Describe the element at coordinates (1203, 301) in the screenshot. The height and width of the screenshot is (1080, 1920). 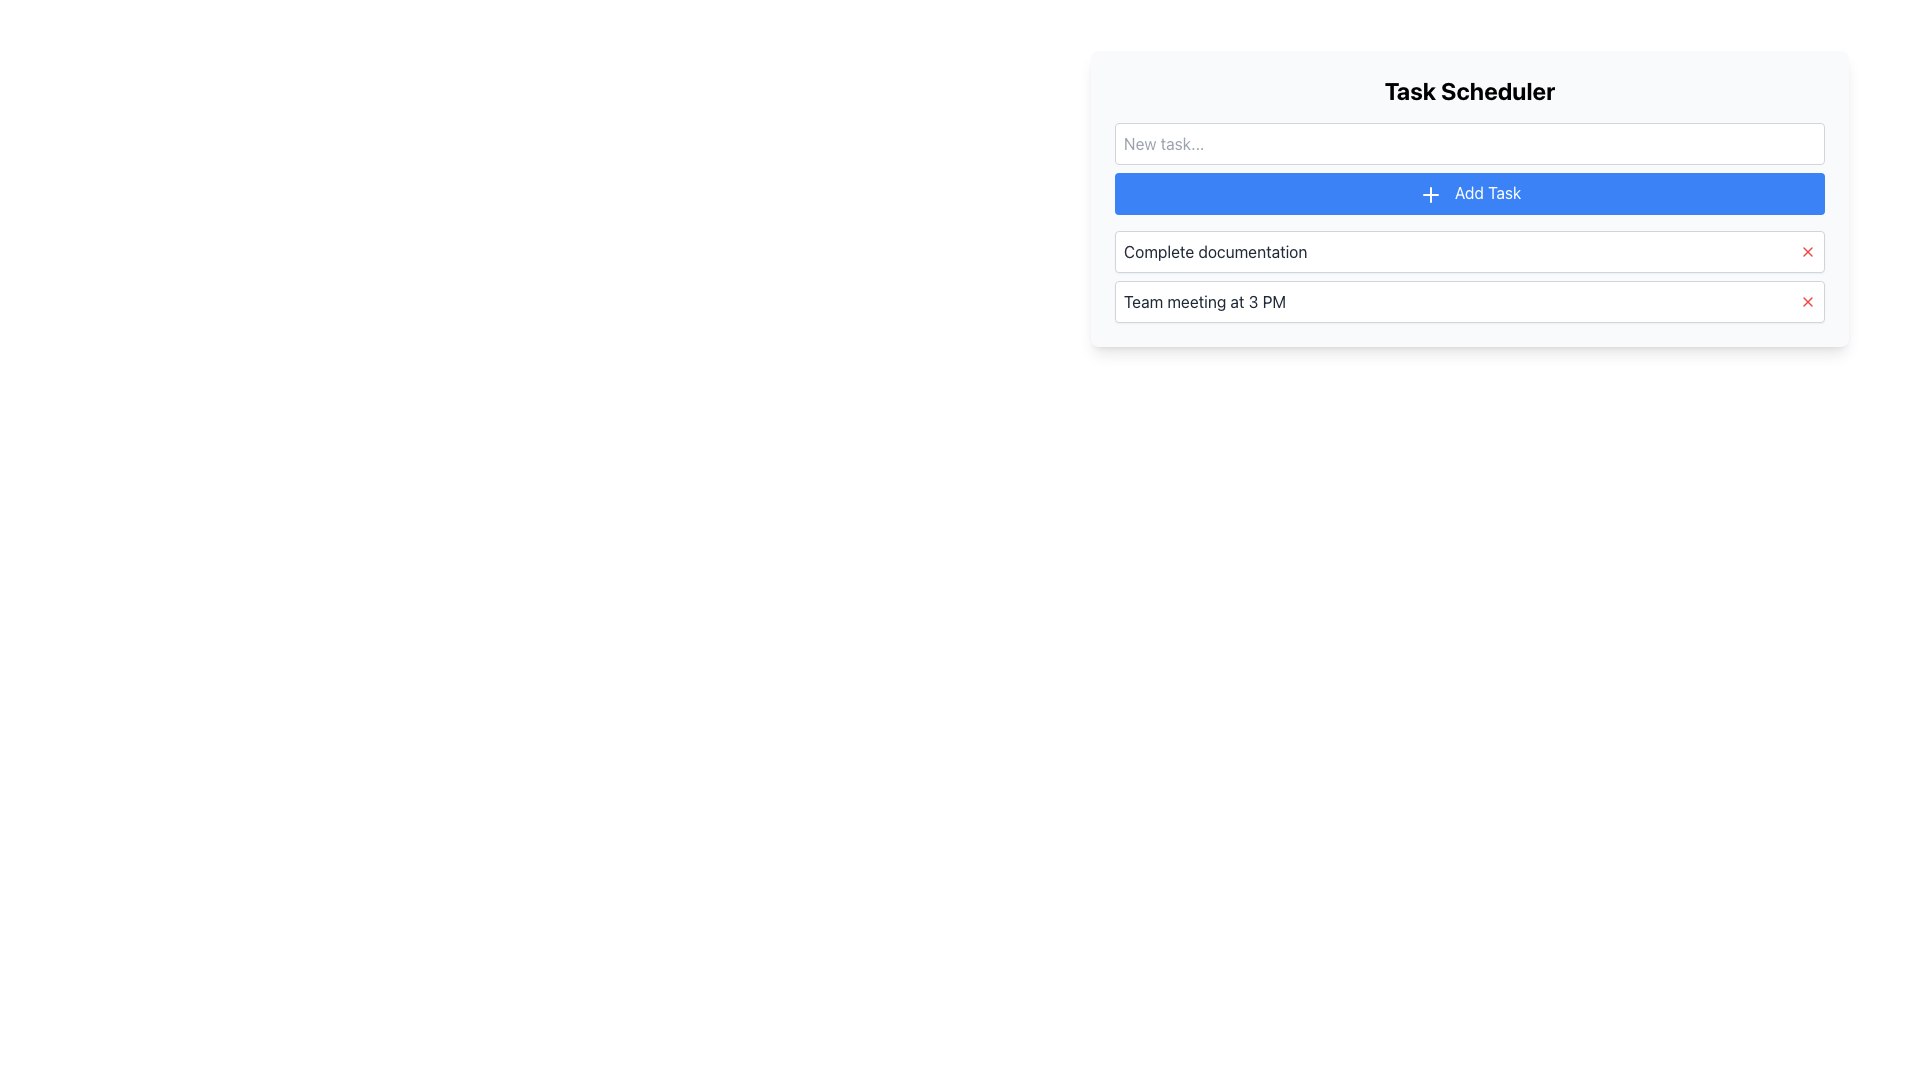
I see `the Text Label that displays the task description within the Task Scheduler module` at that location.